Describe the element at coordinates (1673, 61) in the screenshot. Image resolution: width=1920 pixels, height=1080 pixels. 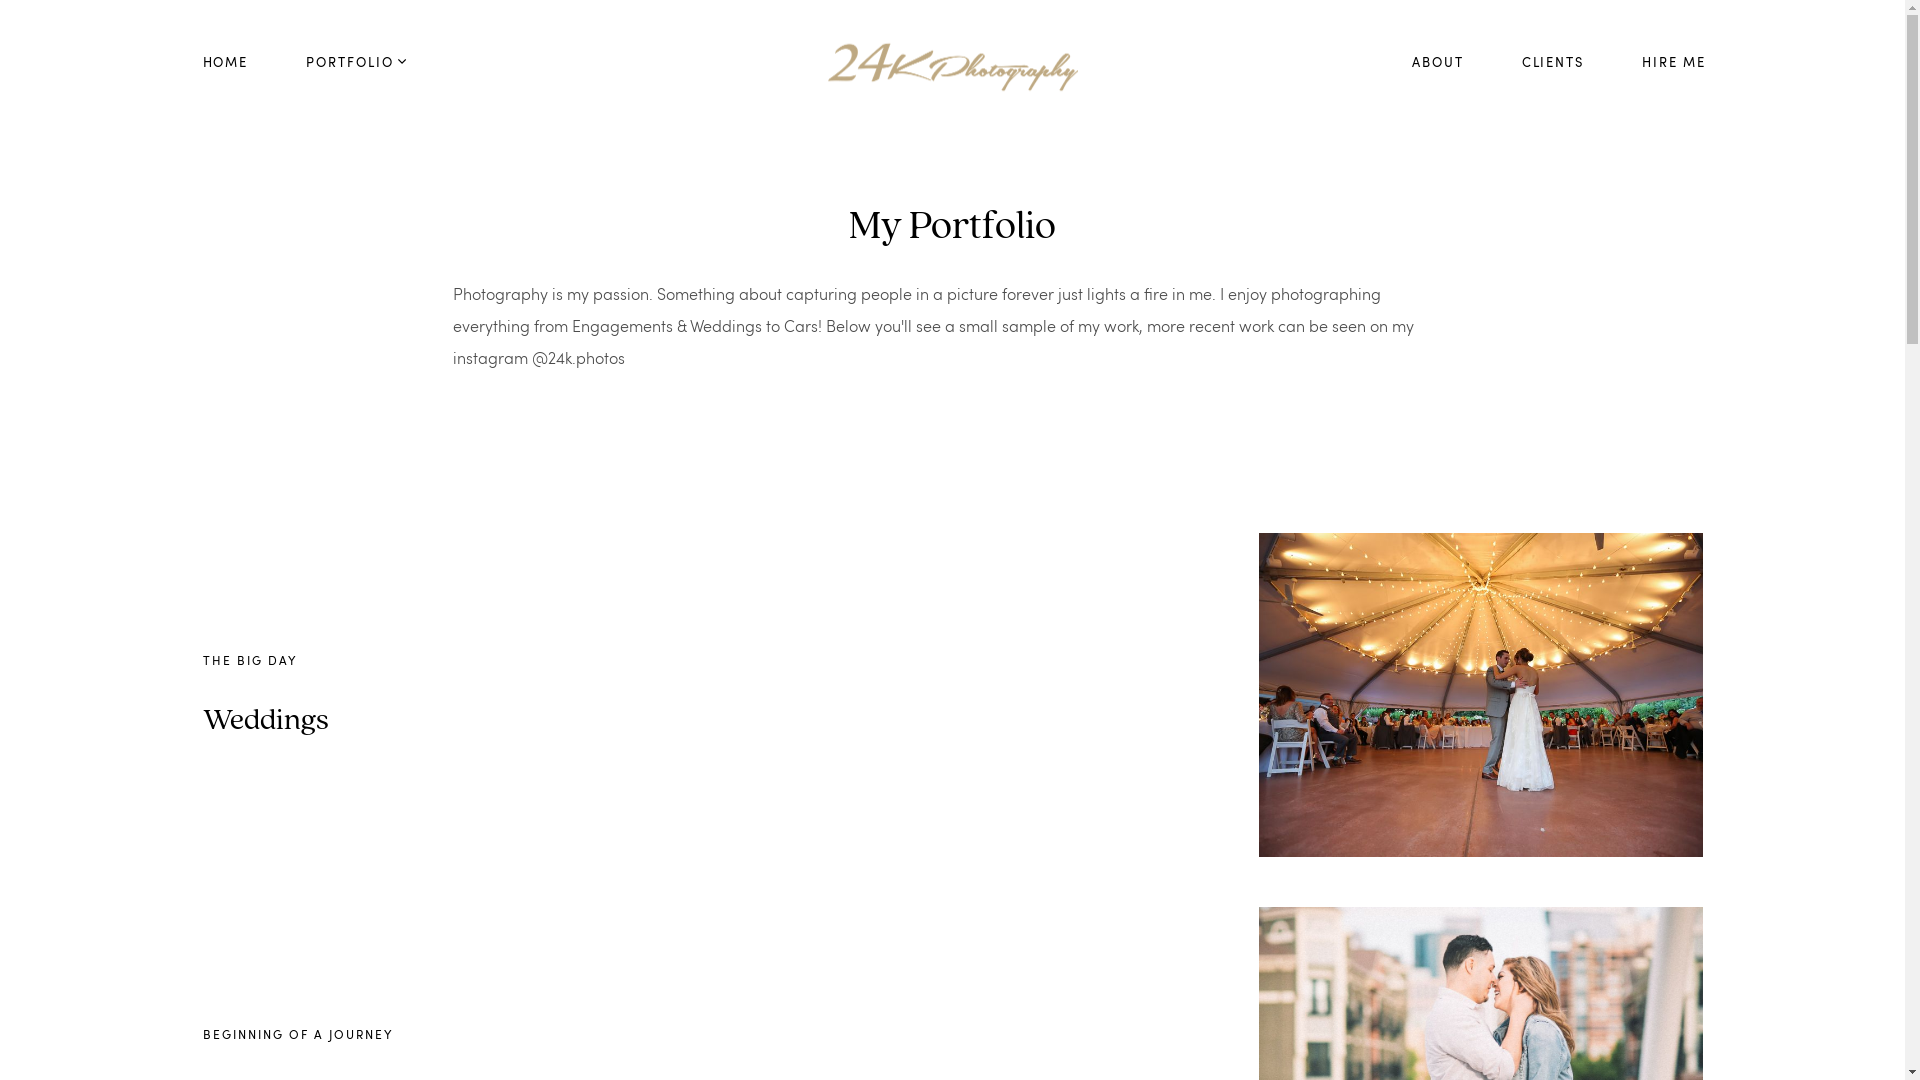
I see `'HIRE ME'` at that location.